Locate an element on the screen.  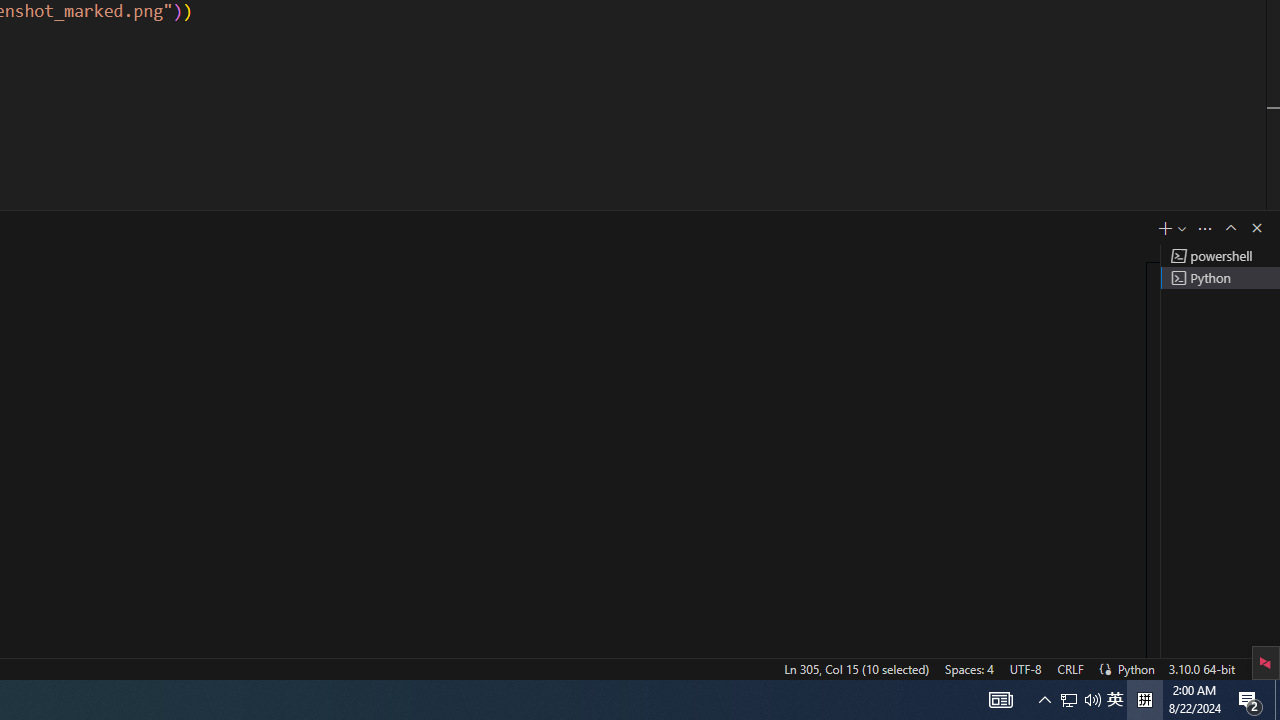
'CRLF' is located at coordinates (1069, 668).